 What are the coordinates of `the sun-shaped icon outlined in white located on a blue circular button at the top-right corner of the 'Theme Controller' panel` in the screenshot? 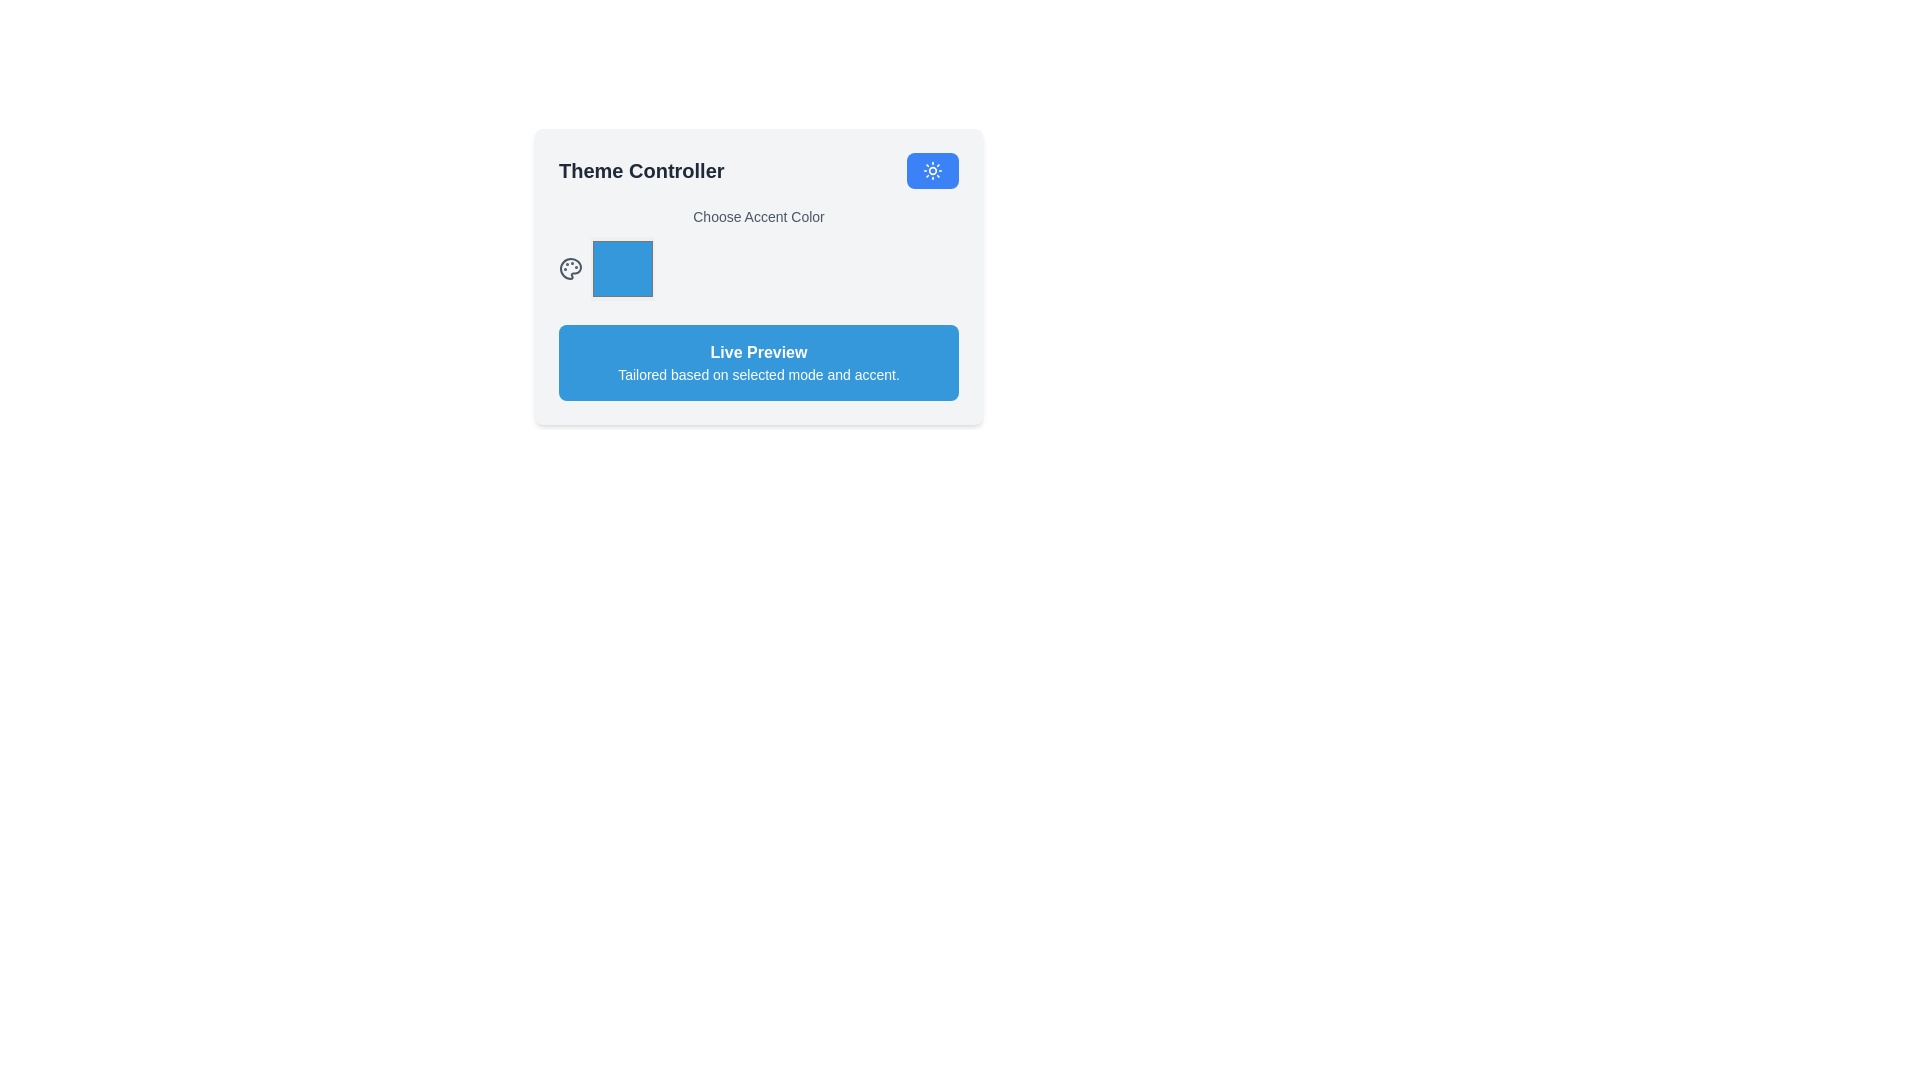 It's located at (931, 169).